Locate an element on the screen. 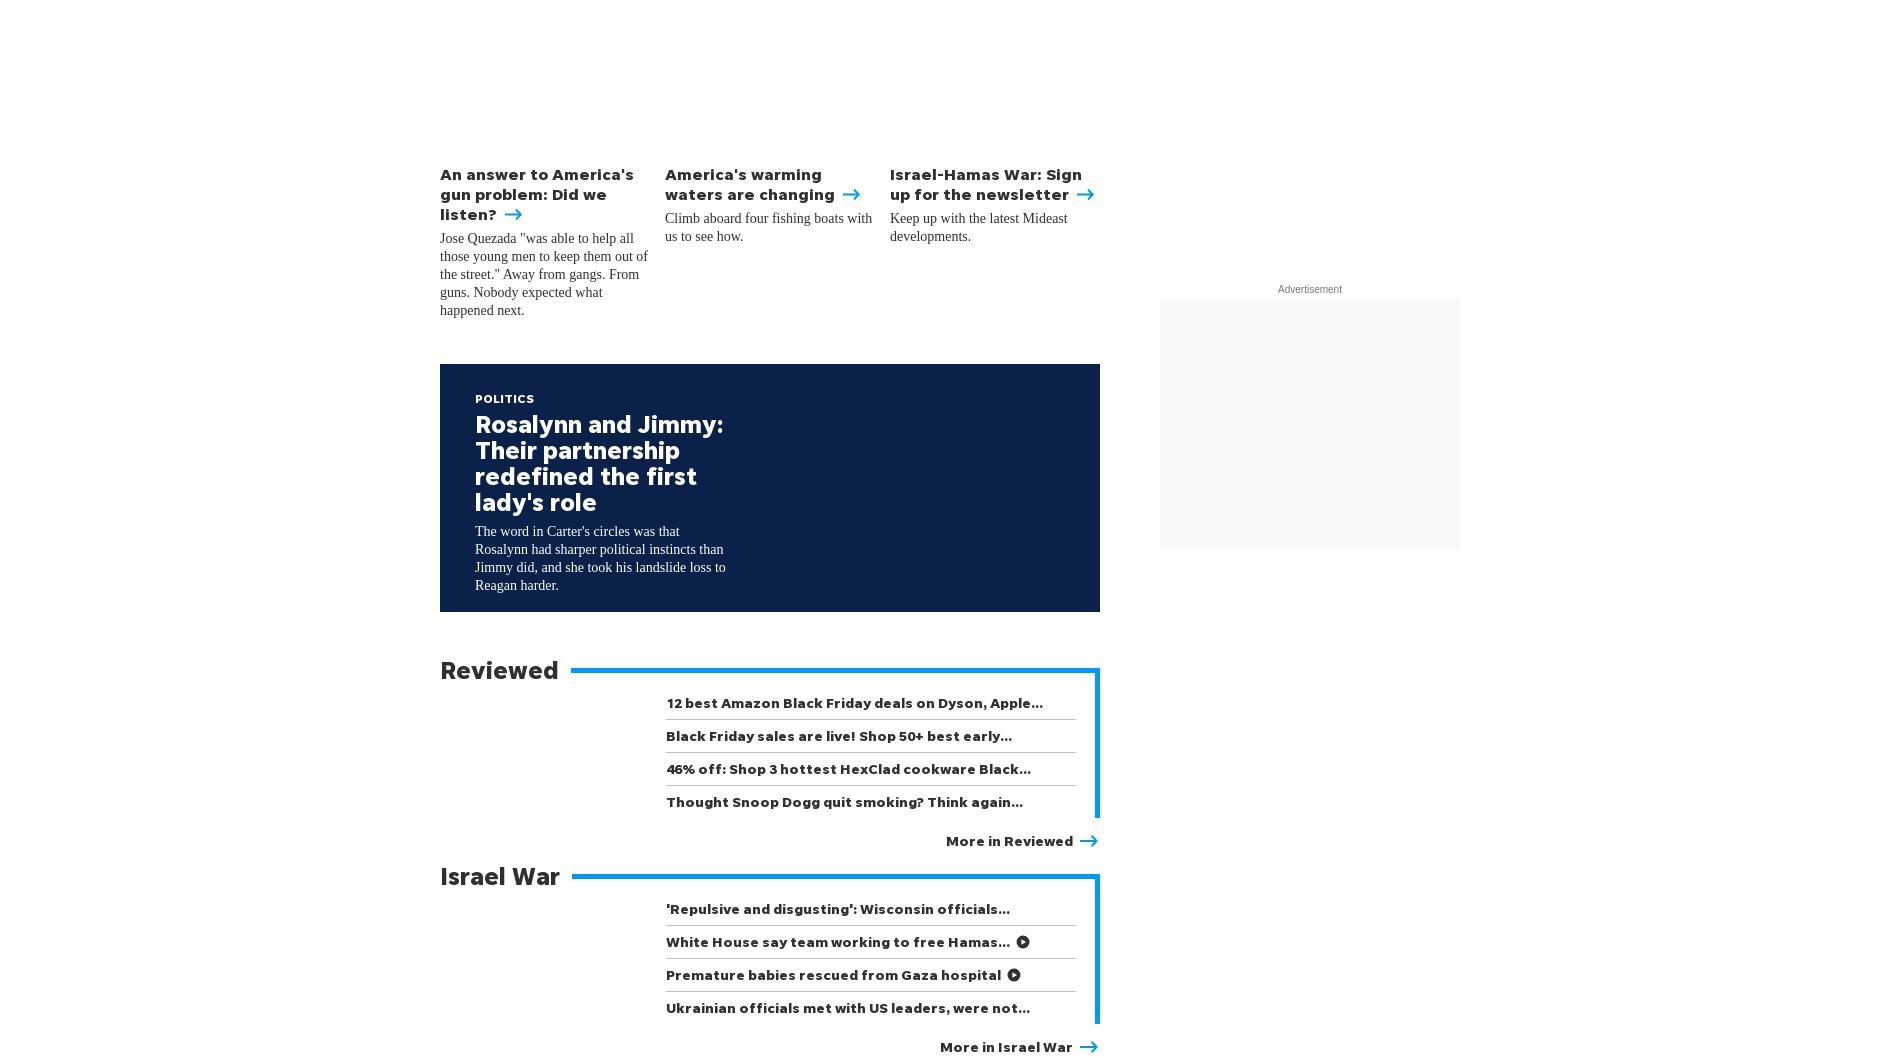 The image size is (1900, 1058). '46% off: Shop 3 hottest HexClad cookware Black…' is located at coordinates (665, 768).